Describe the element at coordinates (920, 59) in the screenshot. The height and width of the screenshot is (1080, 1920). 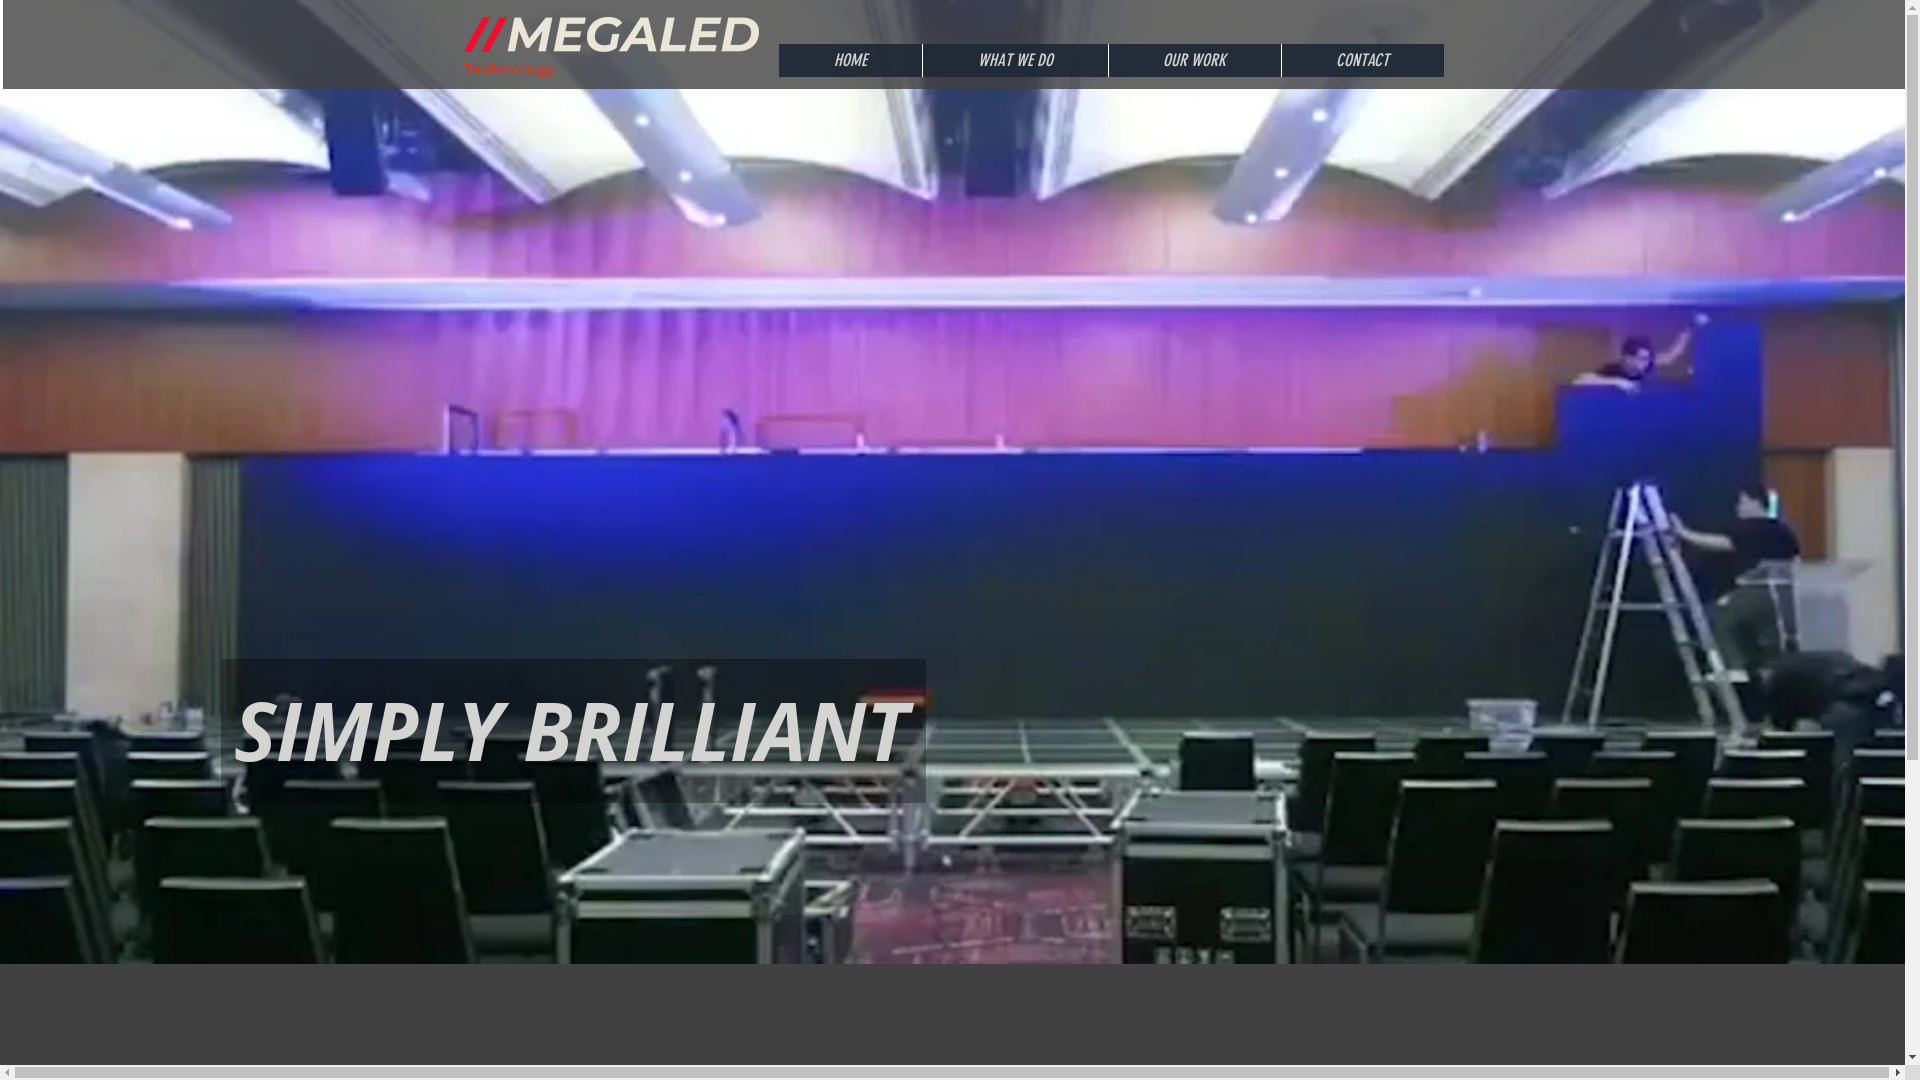
I see `'WHAT WE DO'` at that location.